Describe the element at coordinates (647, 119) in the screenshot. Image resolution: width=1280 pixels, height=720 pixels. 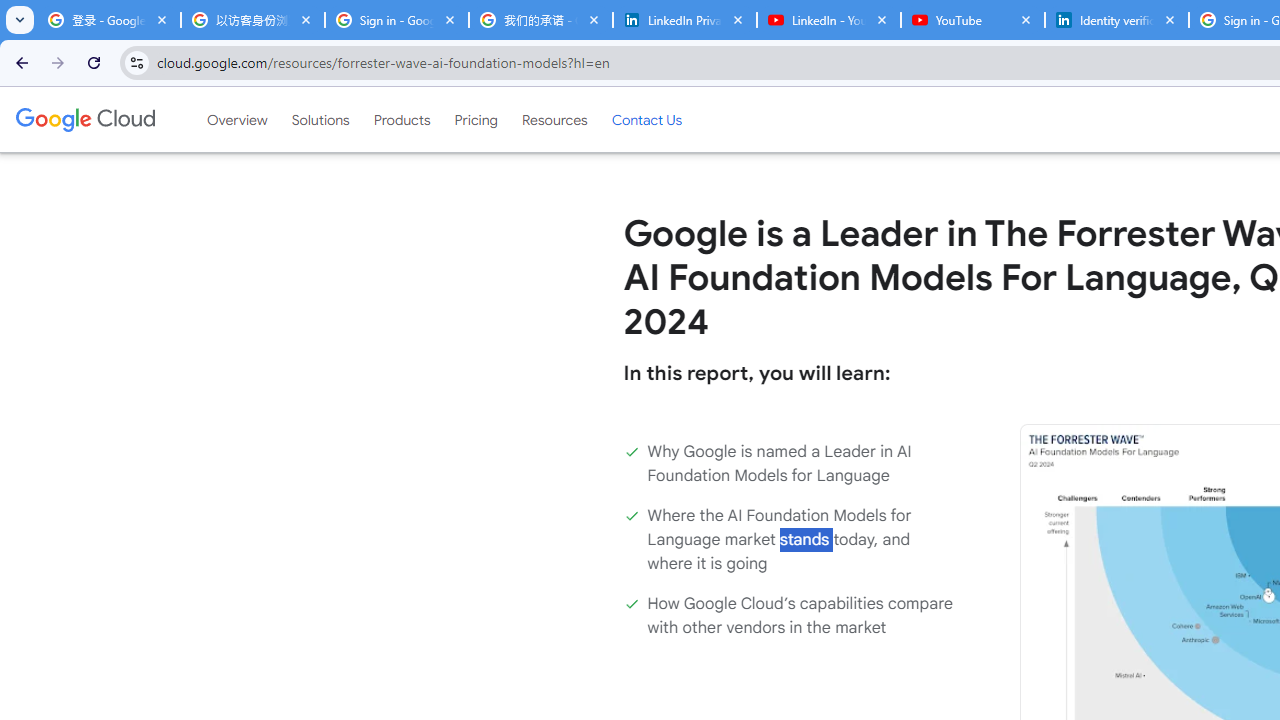
I see `'Contact Us'` at that location.